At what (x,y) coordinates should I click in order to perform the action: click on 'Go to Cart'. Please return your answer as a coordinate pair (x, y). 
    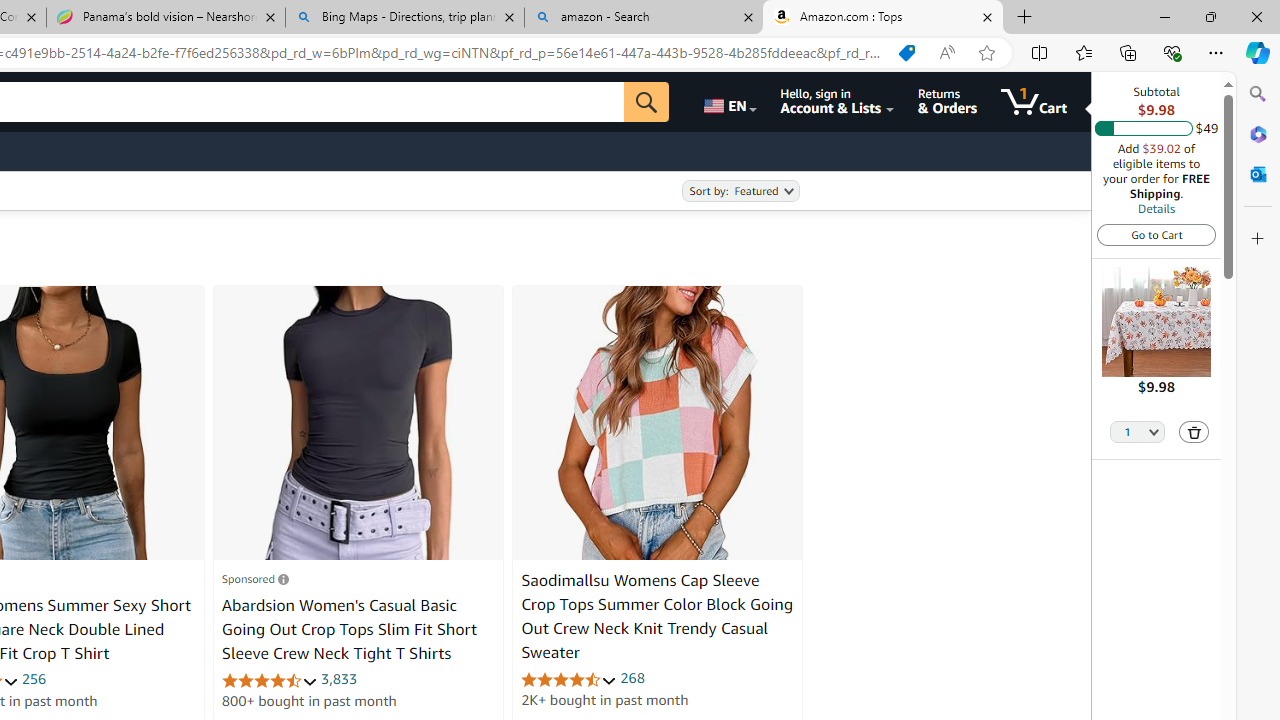
    Looking at the image, I should click on (1156, 233).